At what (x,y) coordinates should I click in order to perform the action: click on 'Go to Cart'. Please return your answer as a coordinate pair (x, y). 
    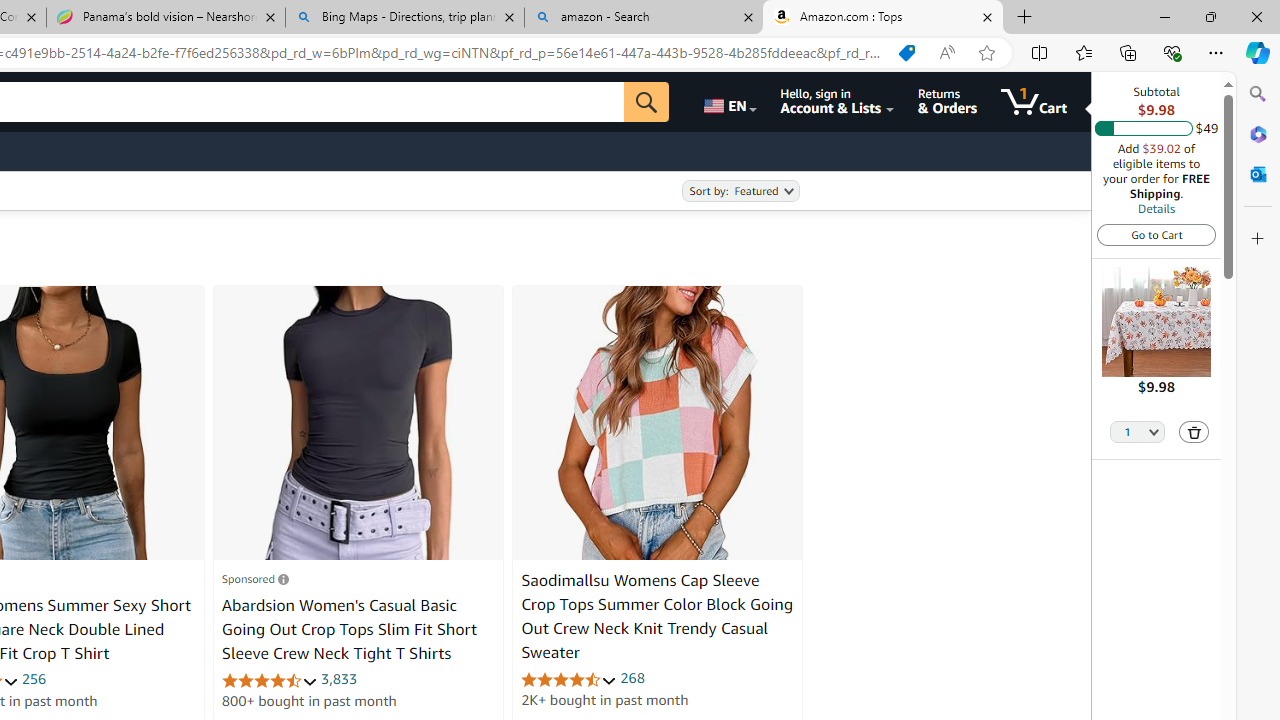
    Looking at the image, I should click on (1156, 233).